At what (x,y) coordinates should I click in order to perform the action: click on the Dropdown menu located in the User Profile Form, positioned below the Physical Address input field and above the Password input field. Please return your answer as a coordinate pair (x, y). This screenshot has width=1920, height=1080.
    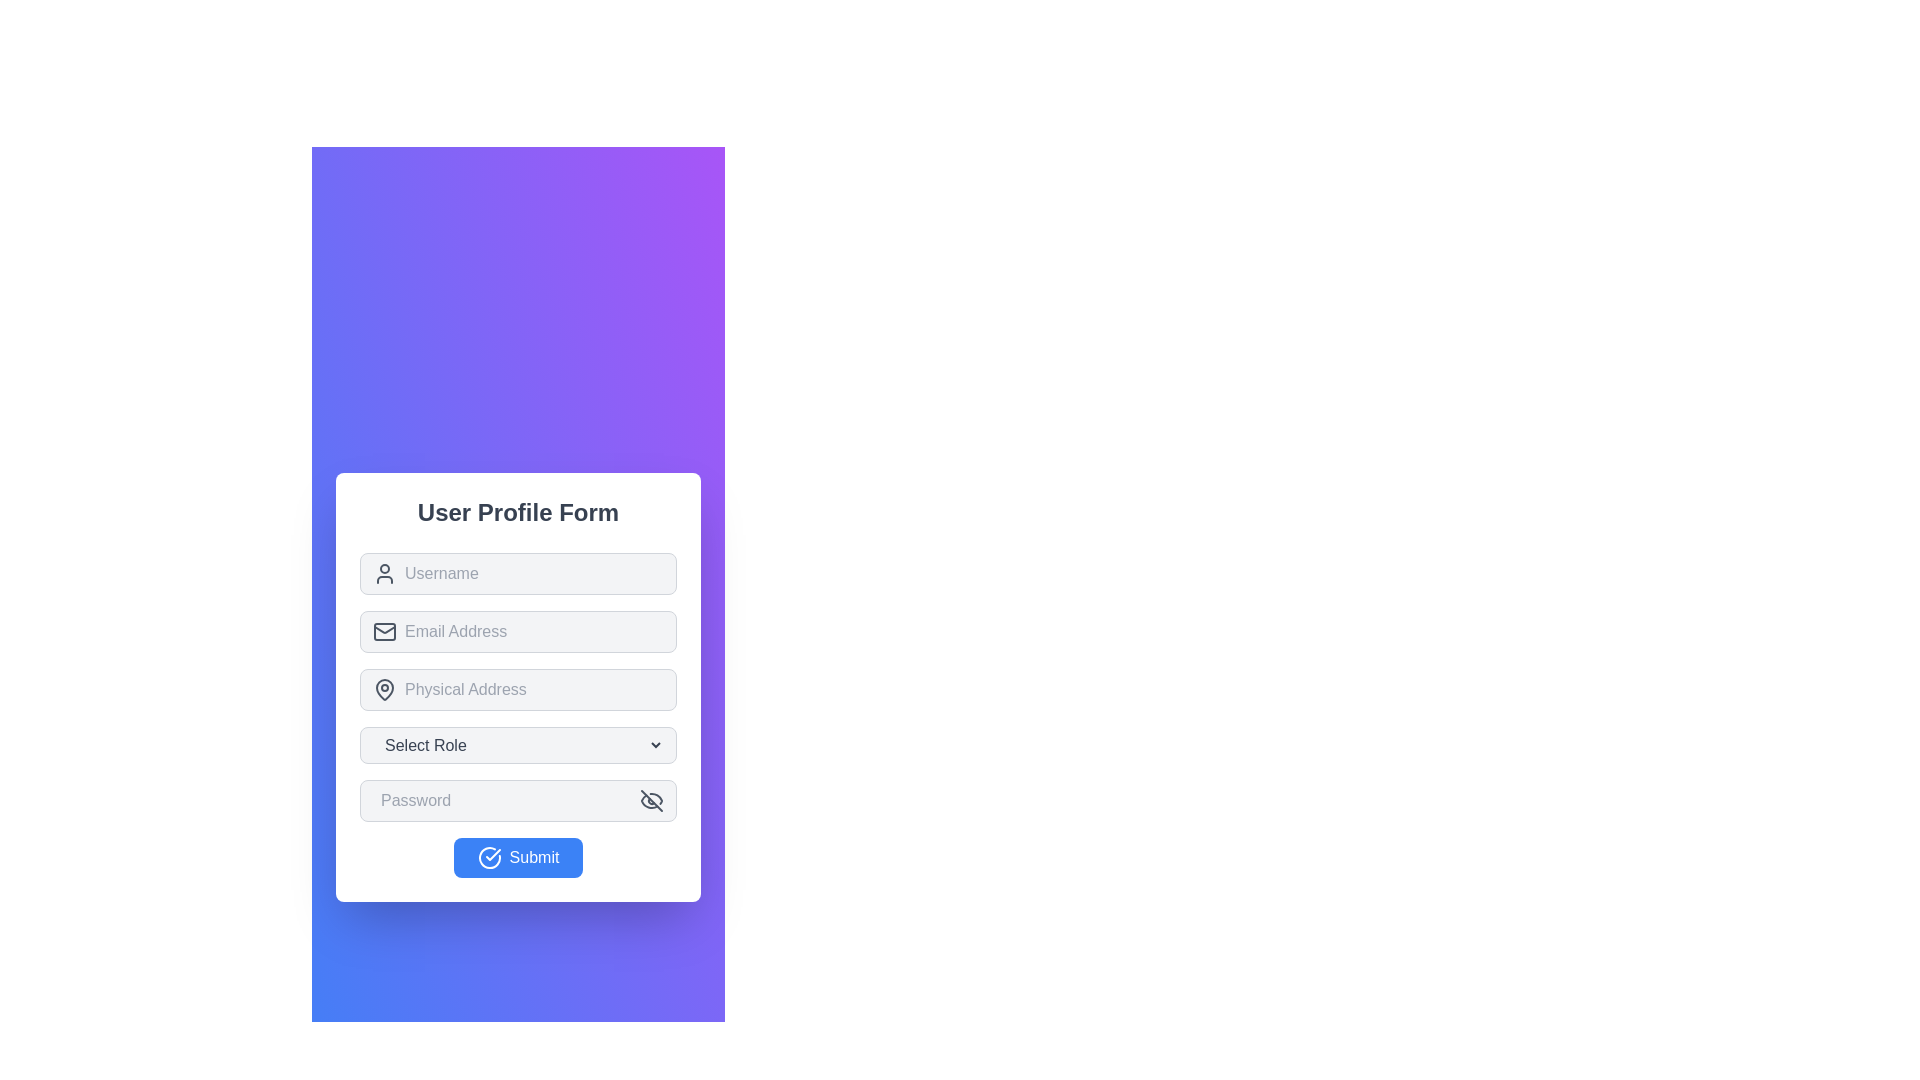
    Looking at the image, I should click on (518, 744).